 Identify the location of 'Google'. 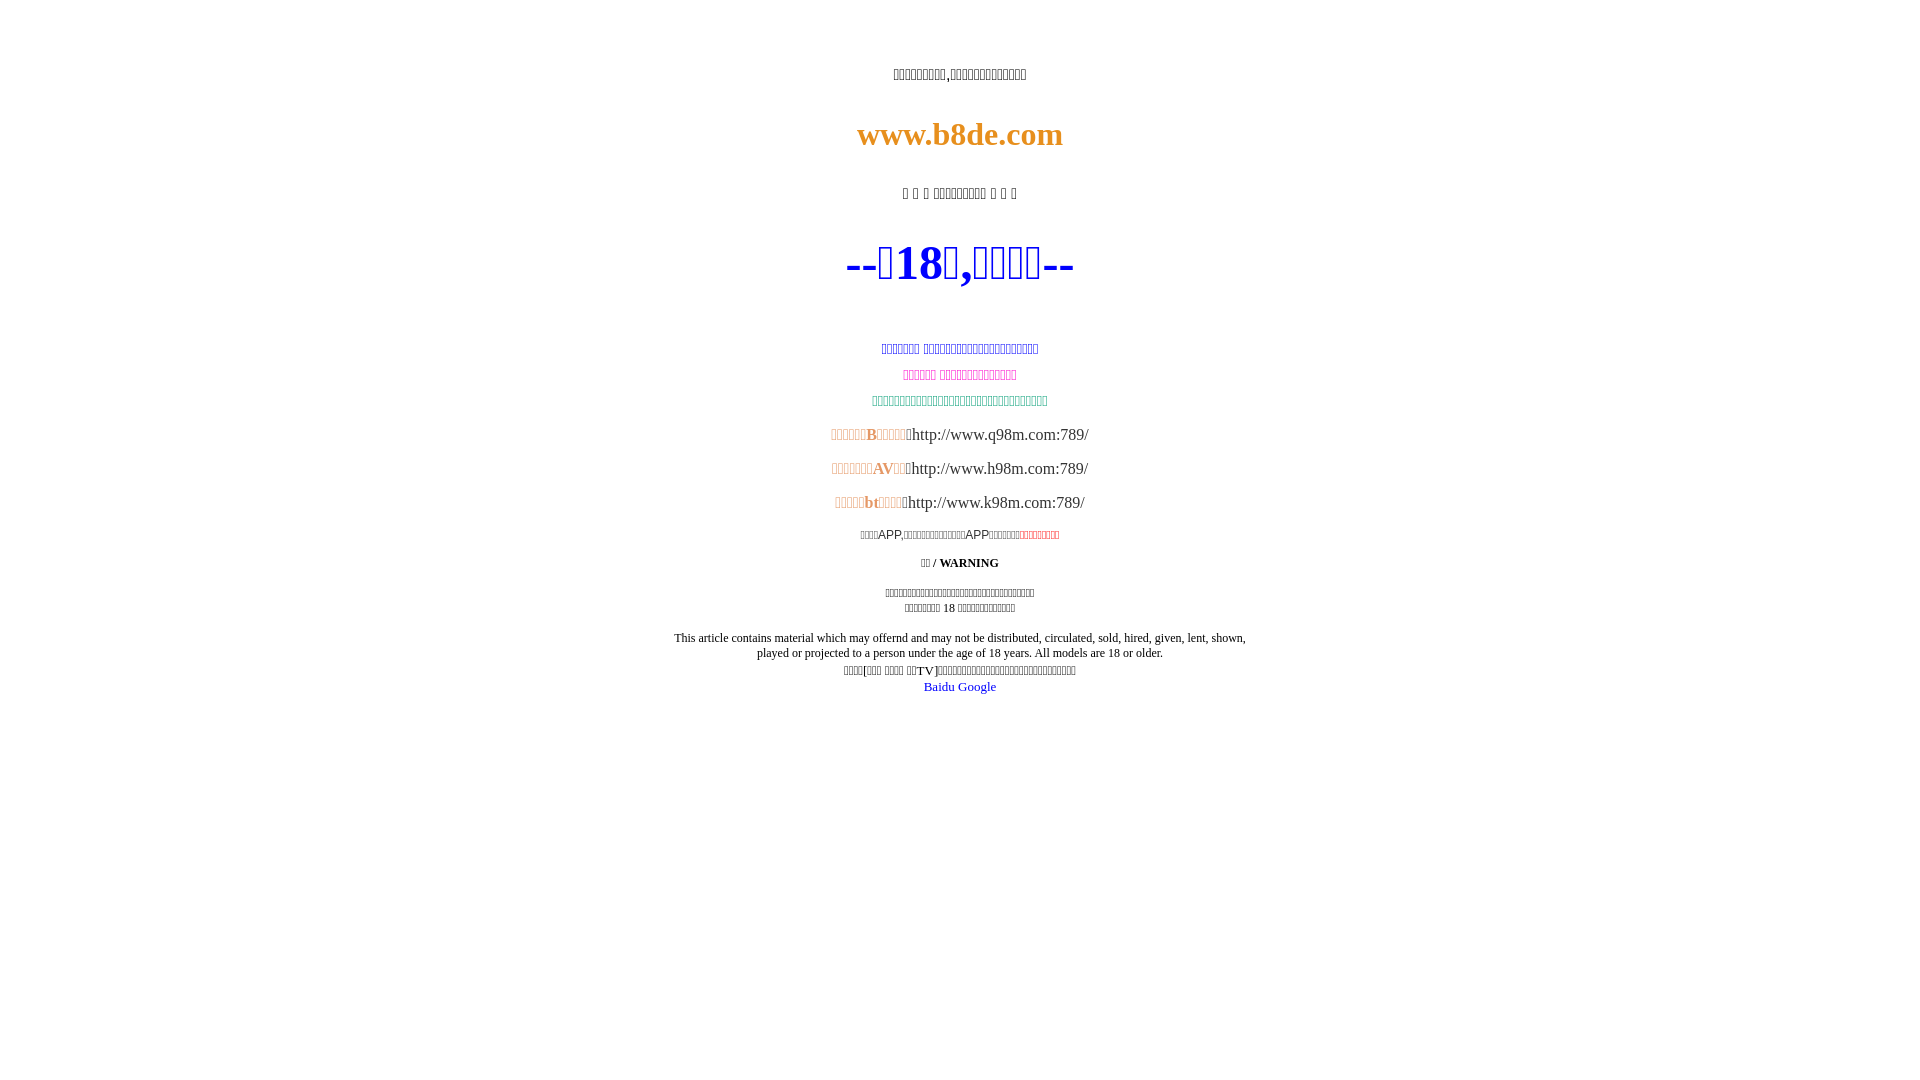
(957, 685).